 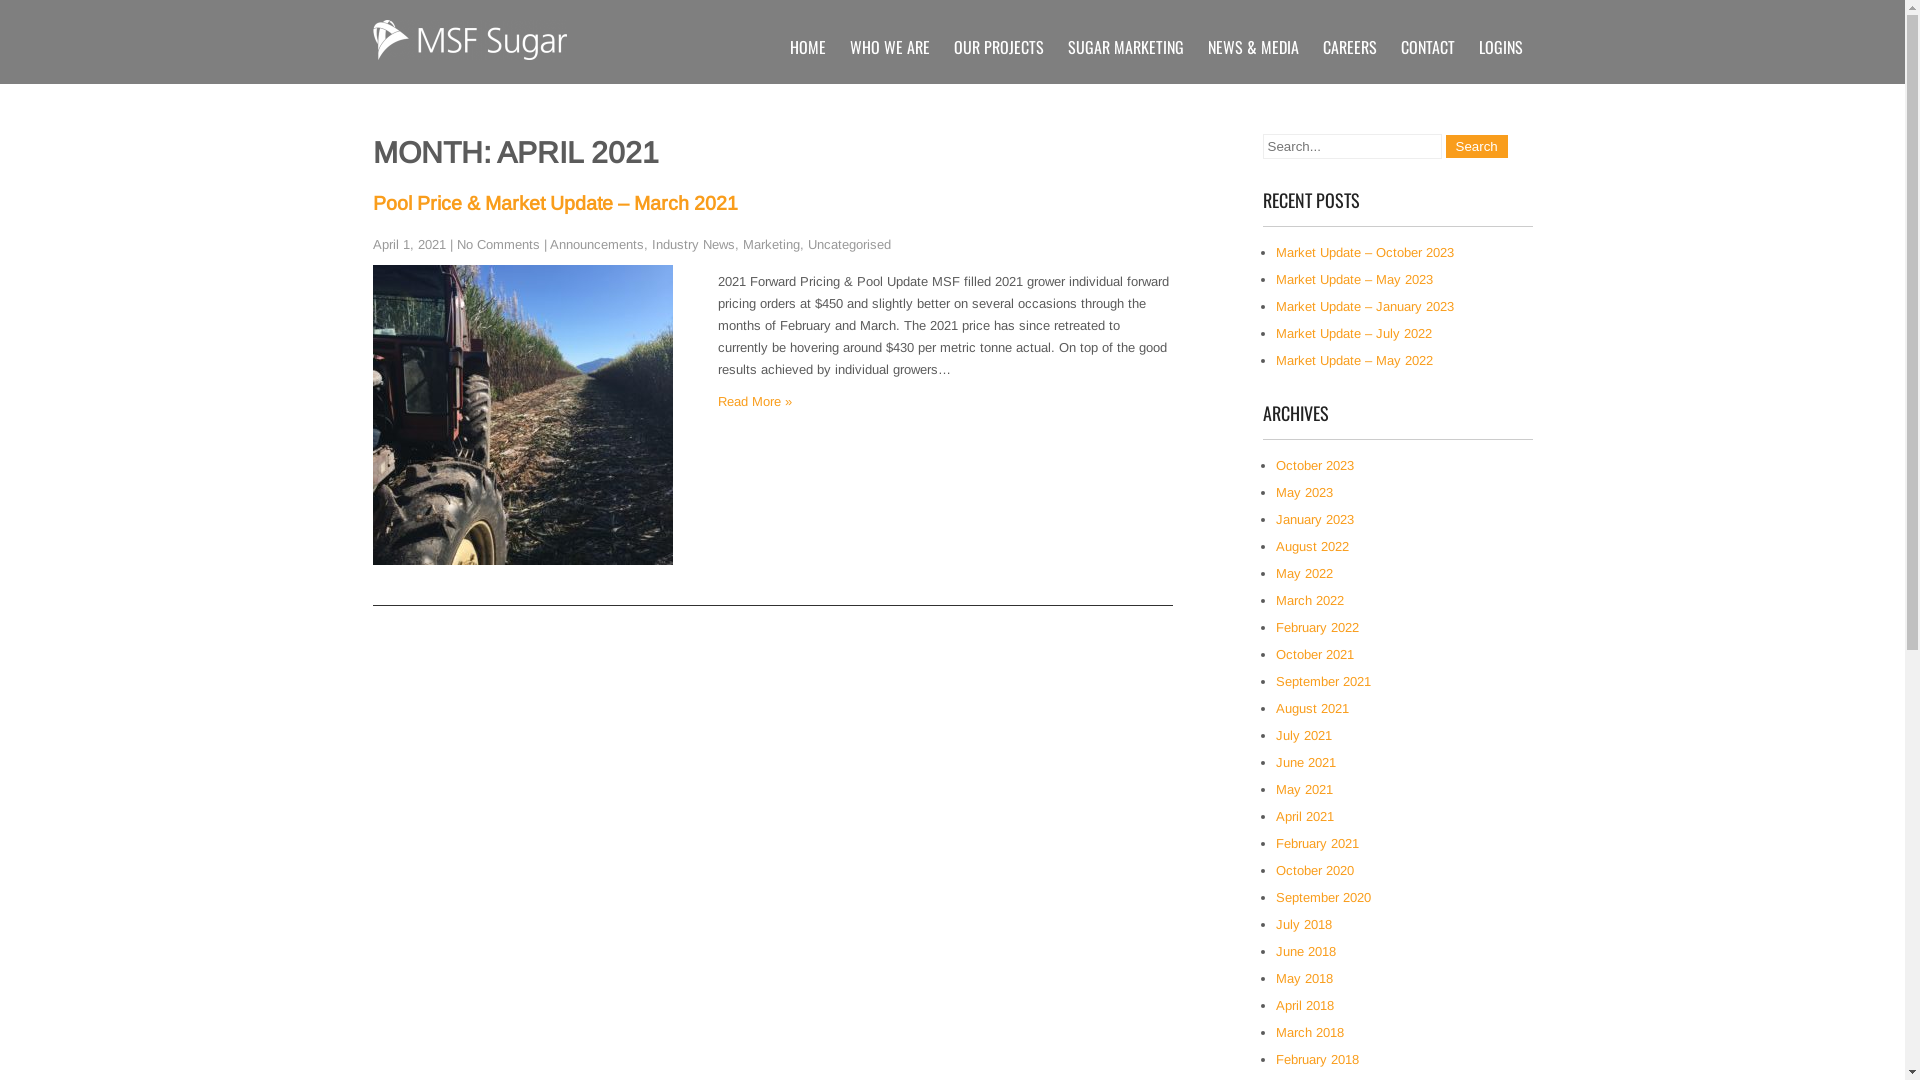 What do you see at coordinates (1056, 45) in the screenshot?
I see `'SUGAR MARKETING'` at bounding box center [1056, 45].